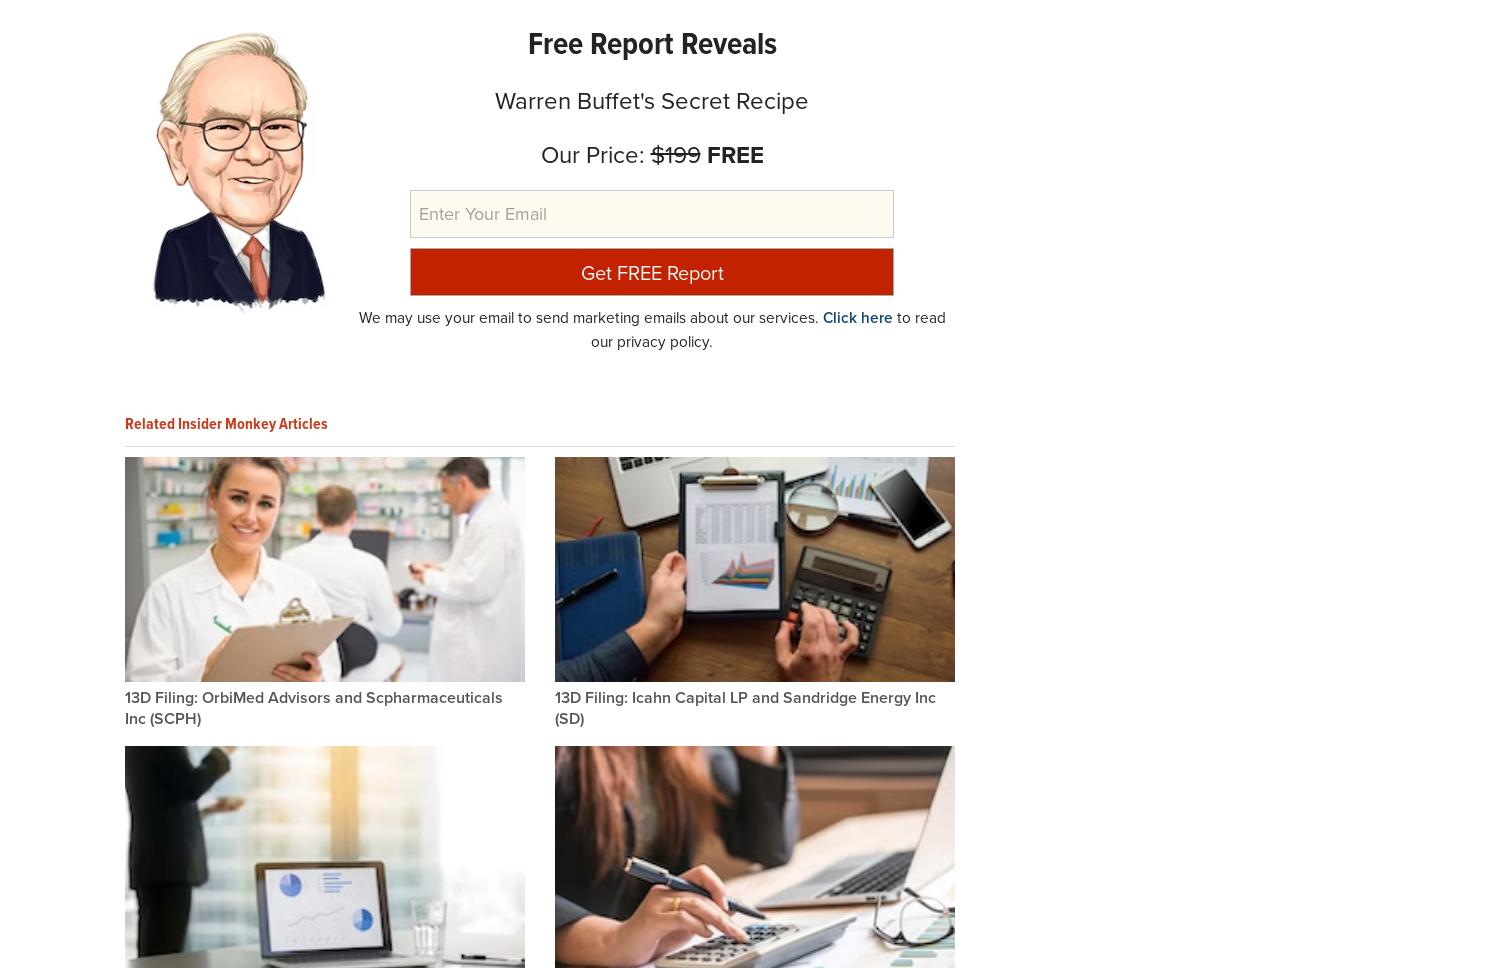 The height and width of the screenshot is (968, 1489). I want to click on 'We may use your email to send marketing emails about our services.', so click(589, 316).